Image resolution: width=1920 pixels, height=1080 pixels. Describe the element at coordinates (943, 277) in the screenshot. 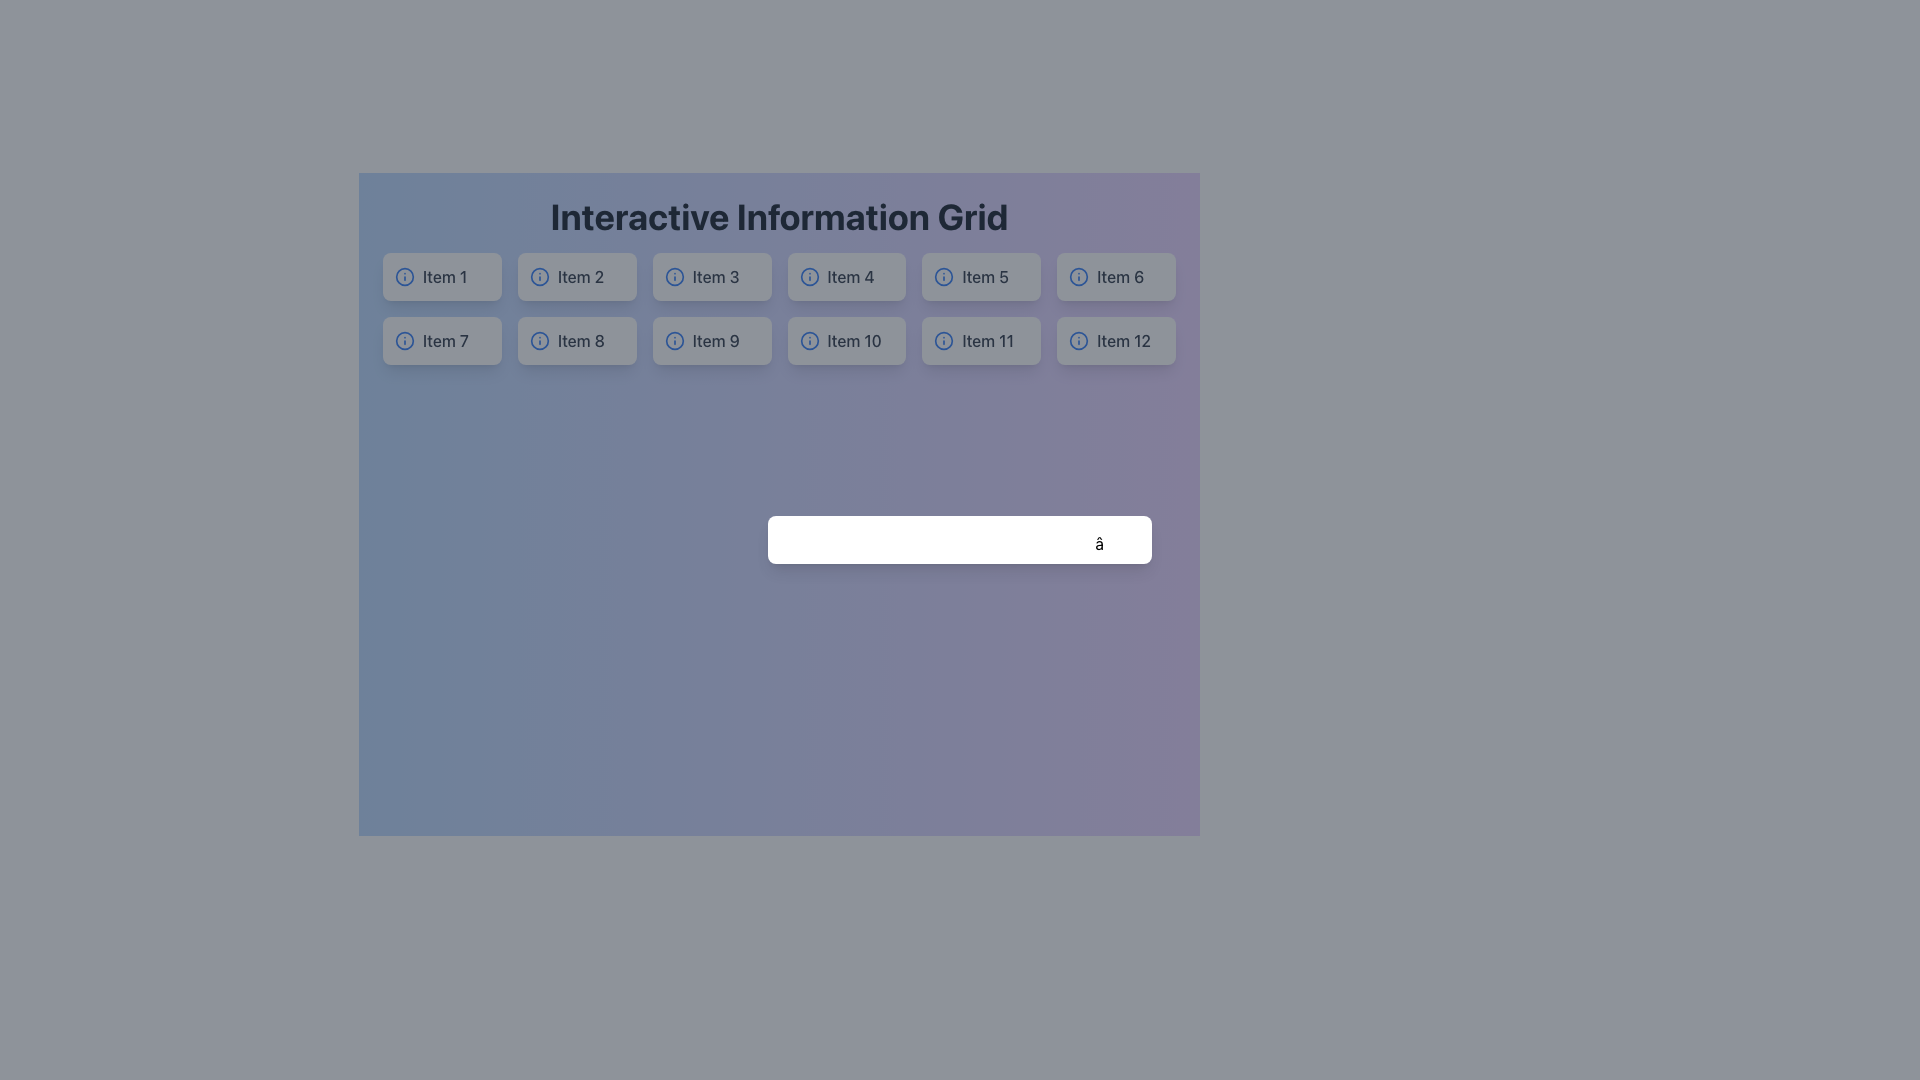

I see `the SVG Circle located at the center of the 'Item 5' button in the second row of the grid` at that location.